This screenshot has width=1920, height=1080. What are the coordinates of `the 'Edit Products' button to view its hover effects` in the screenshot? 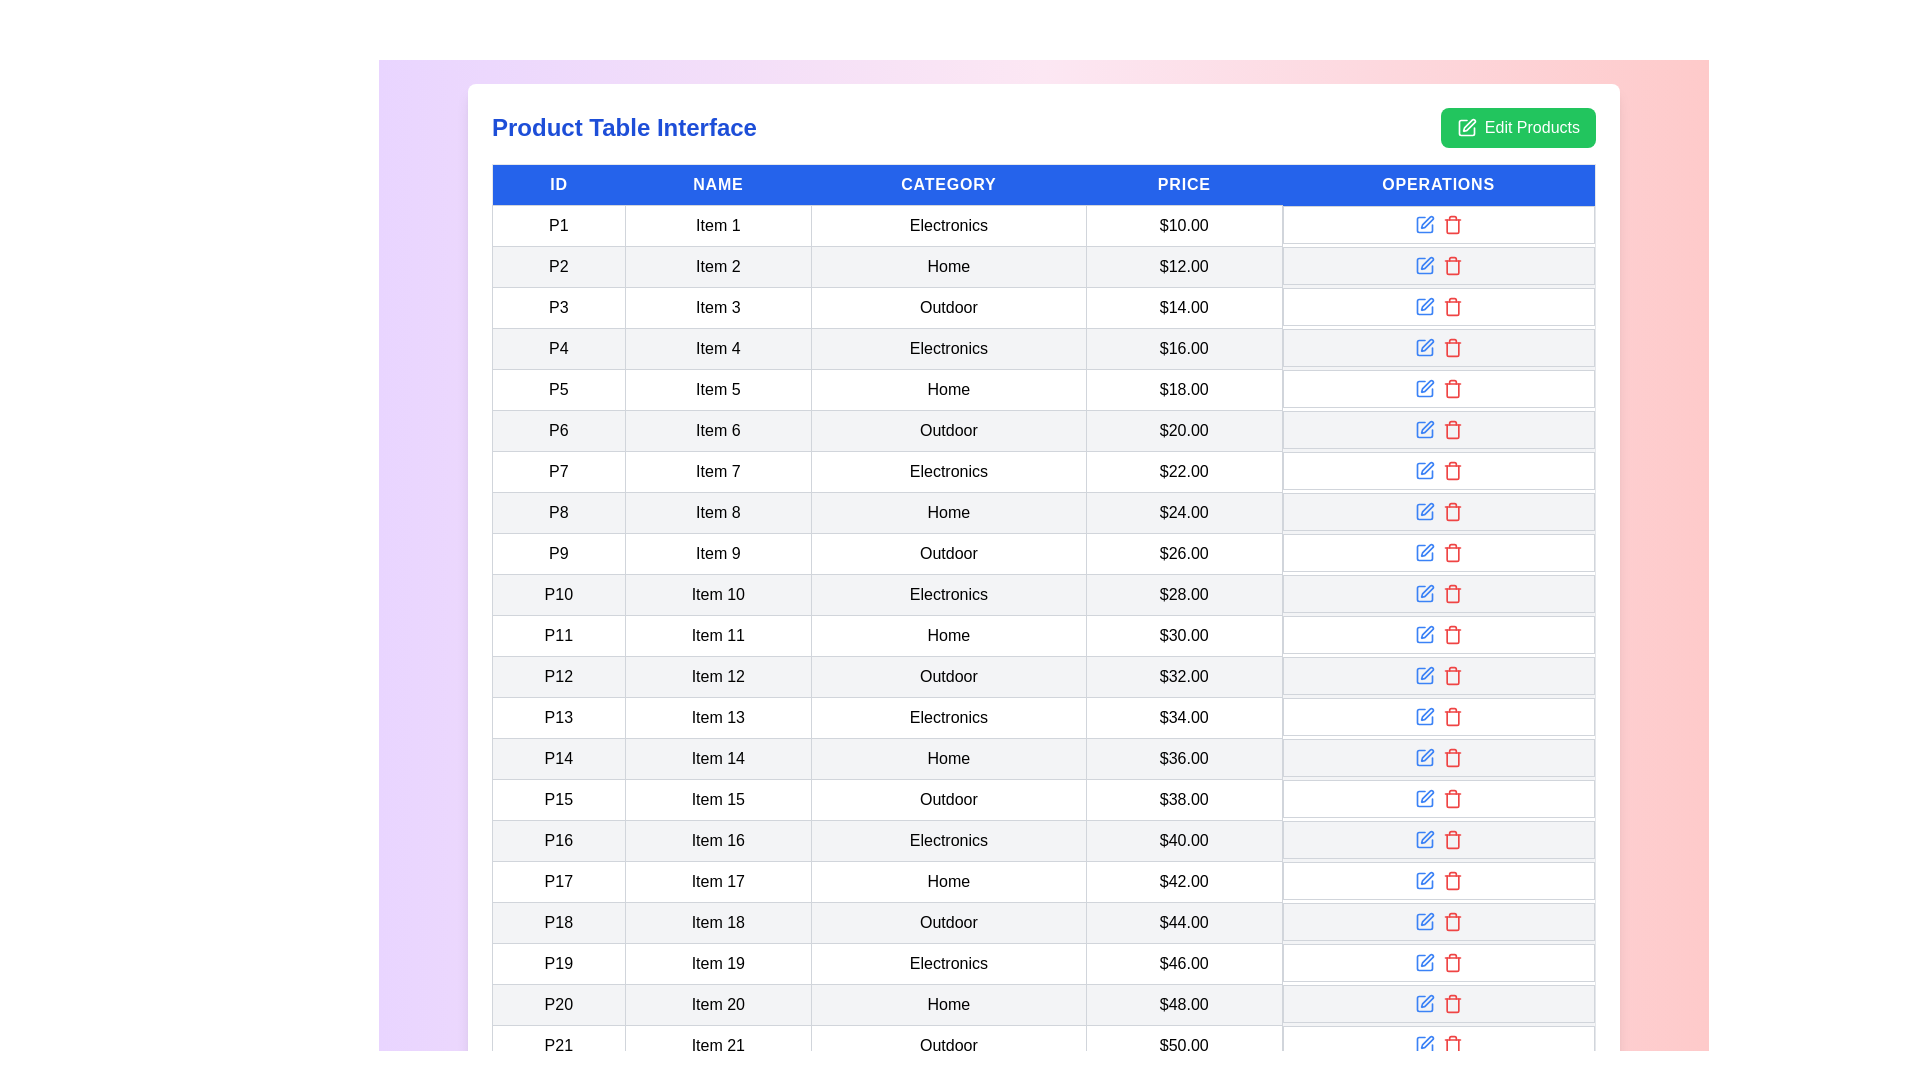 It's located at (1517, 127).